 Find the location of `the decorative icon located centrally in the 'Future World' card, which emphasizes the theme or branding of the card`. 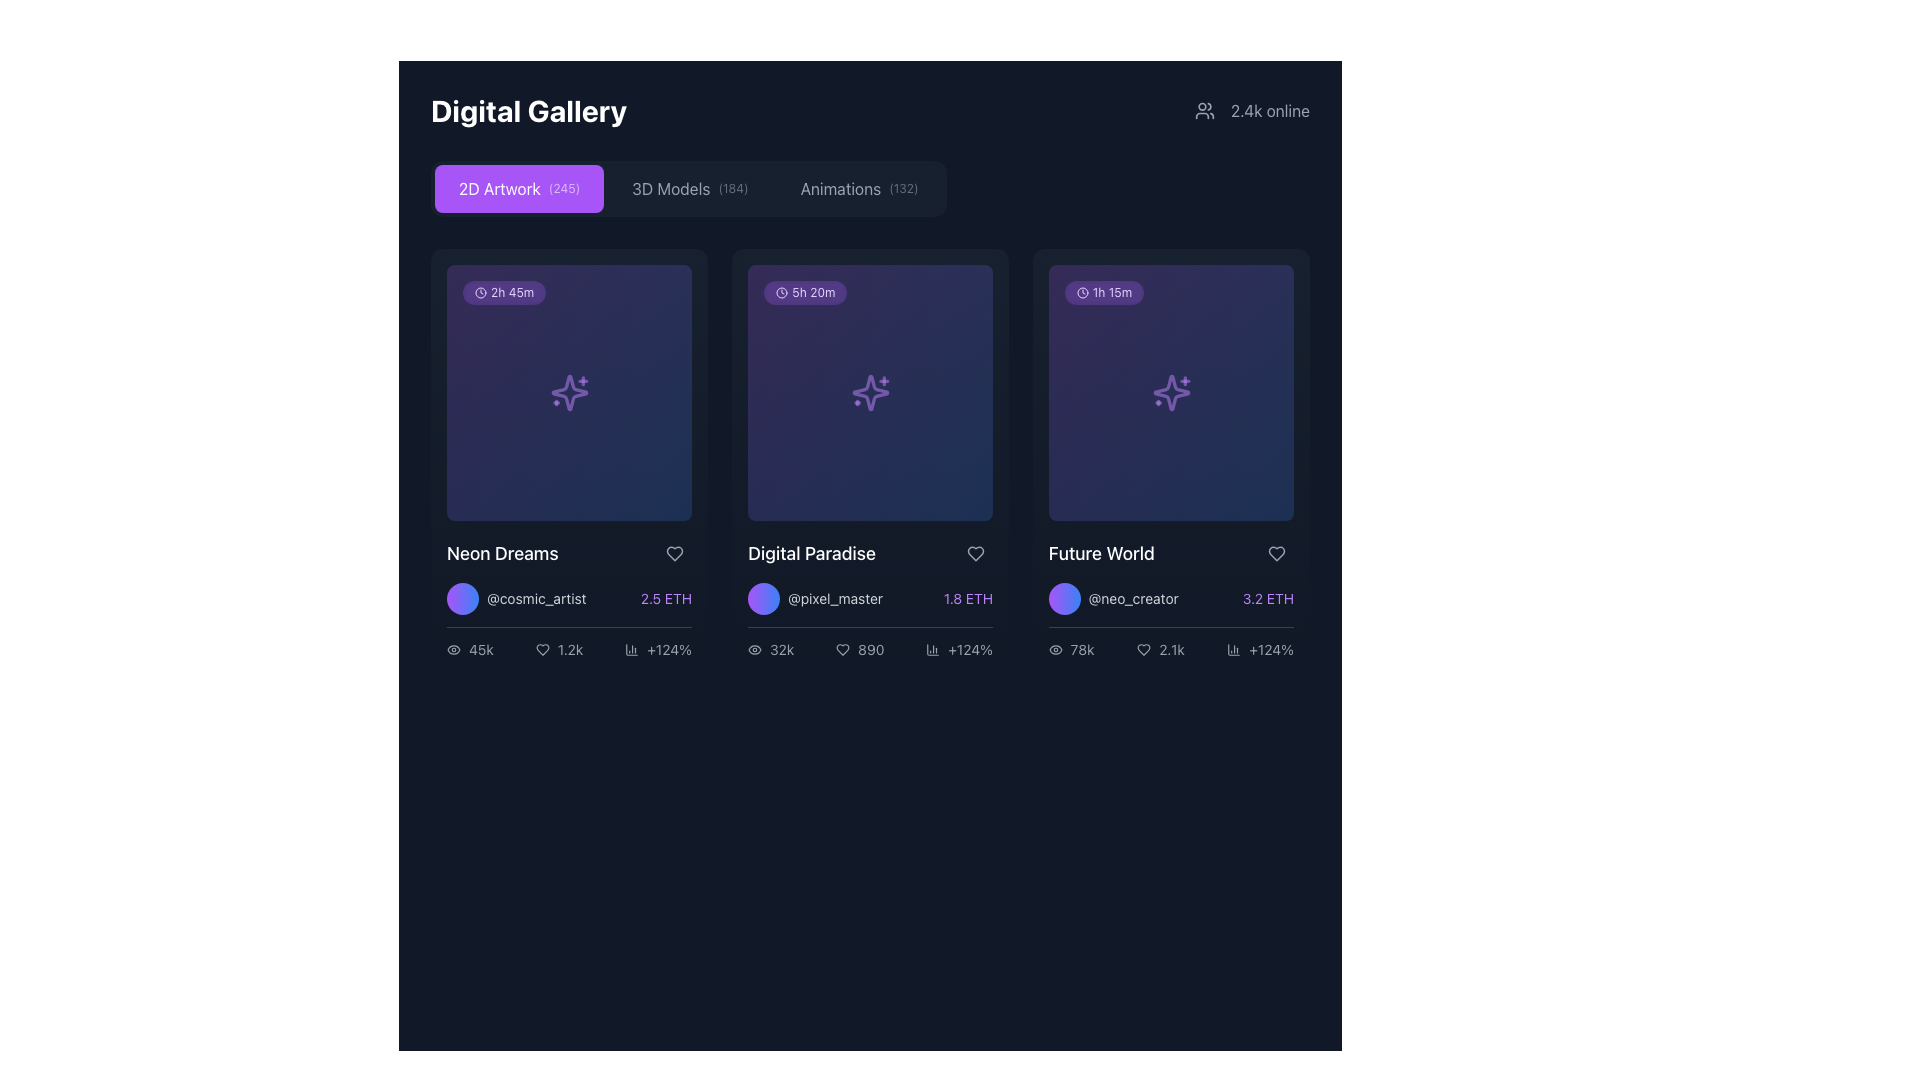

the decorative icon located centrally in the 'Future World' card, which emphasizes the theme or branding of the card is located at coordinates (1171, 393).